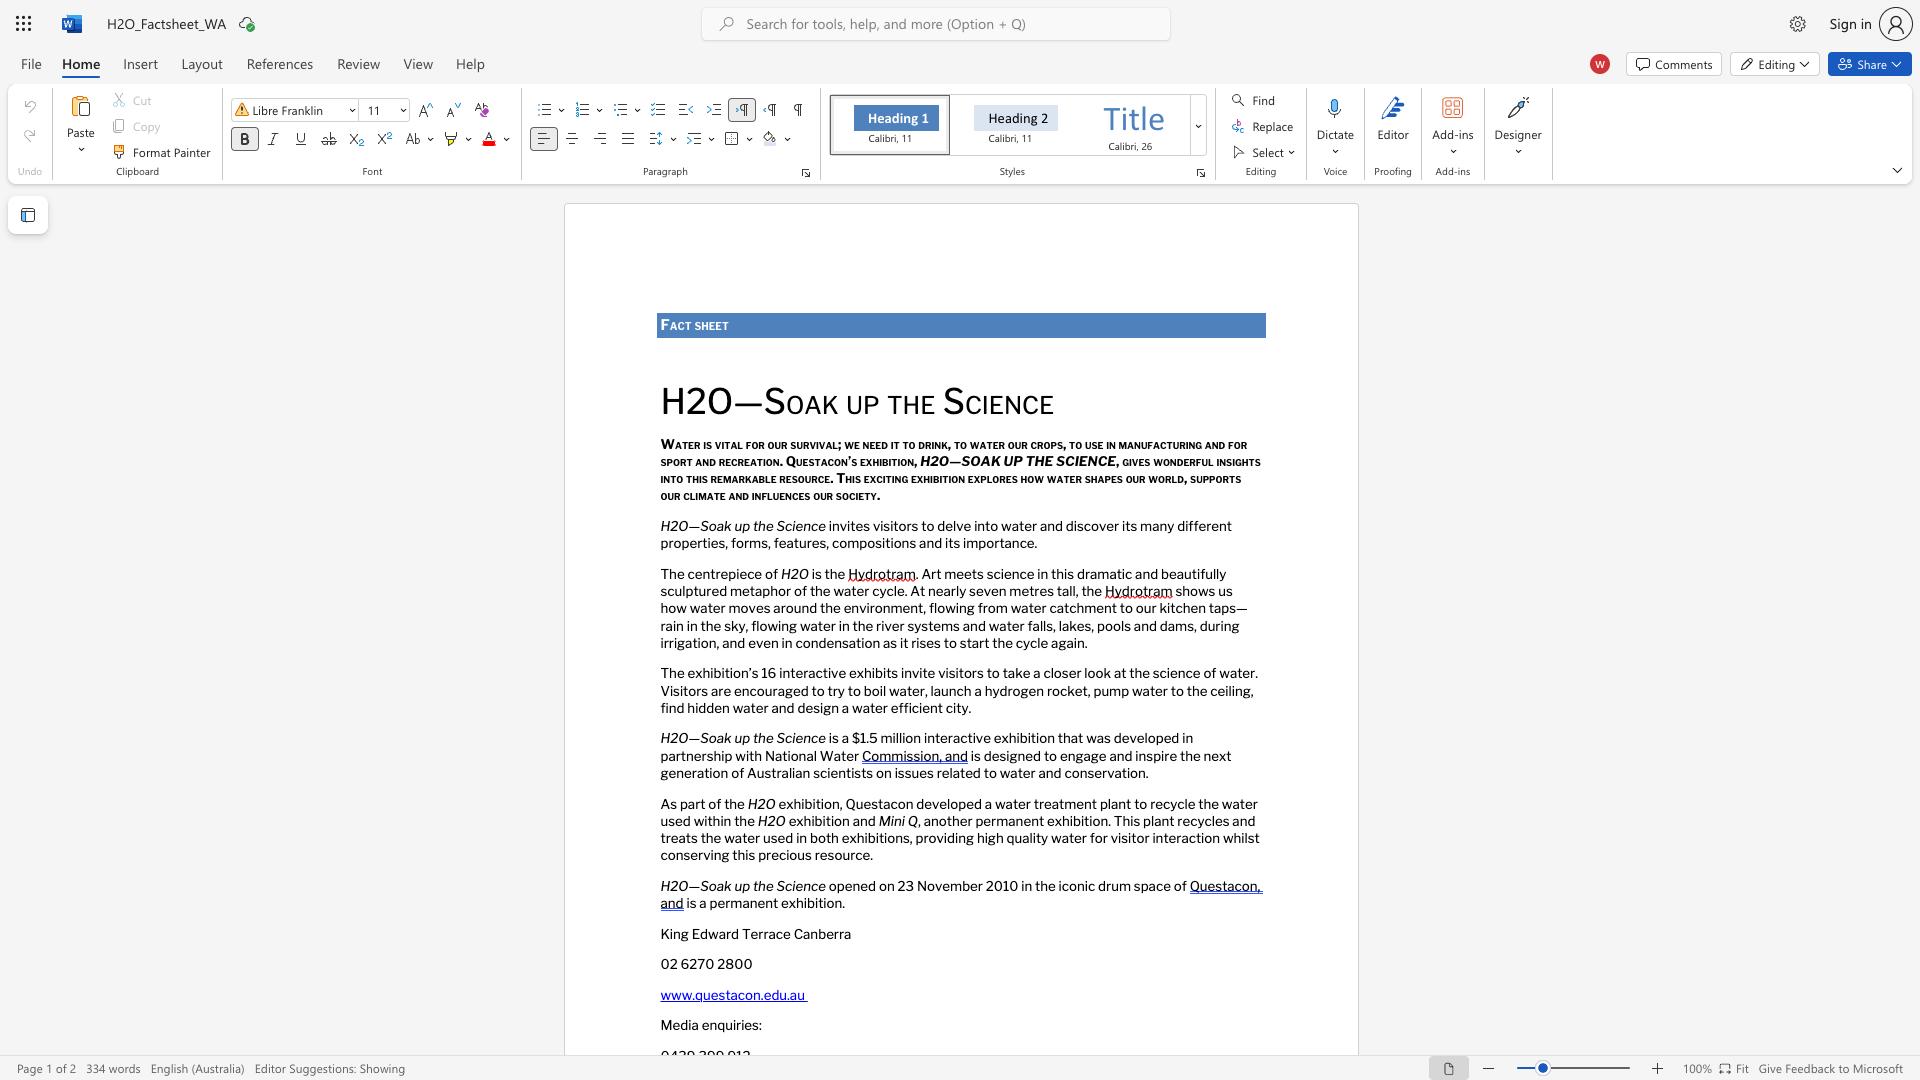  What do you see at coordinates (760, 495) in the screenshot?
I see `the subset text "fluences our s" within the text "and influences our society."` at bounding box center [760, 495].